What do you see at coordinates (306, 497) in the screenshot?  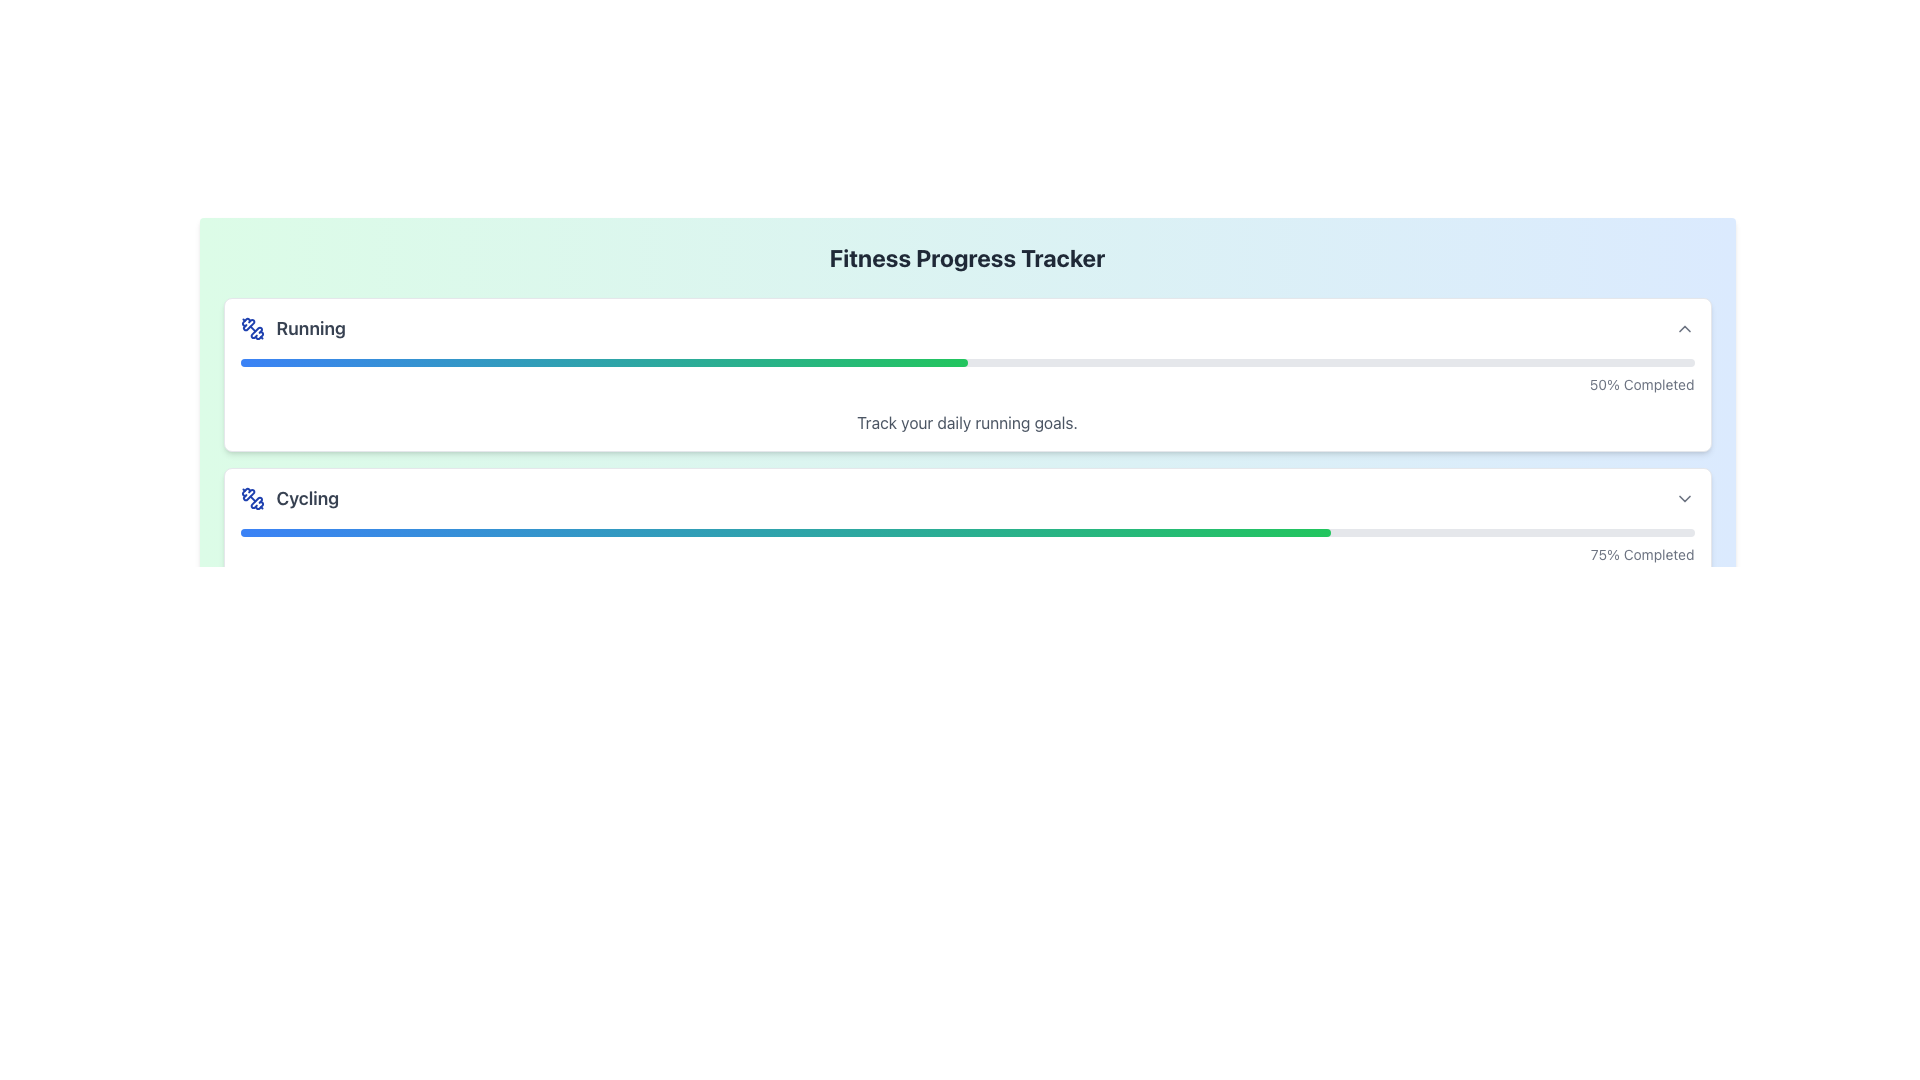 I see `the bold gray text label displaying 'Cycling', which is aligned with a cycling icon to its left and positioned below a similar label for 'Running'` at bounding box center [306, 497].